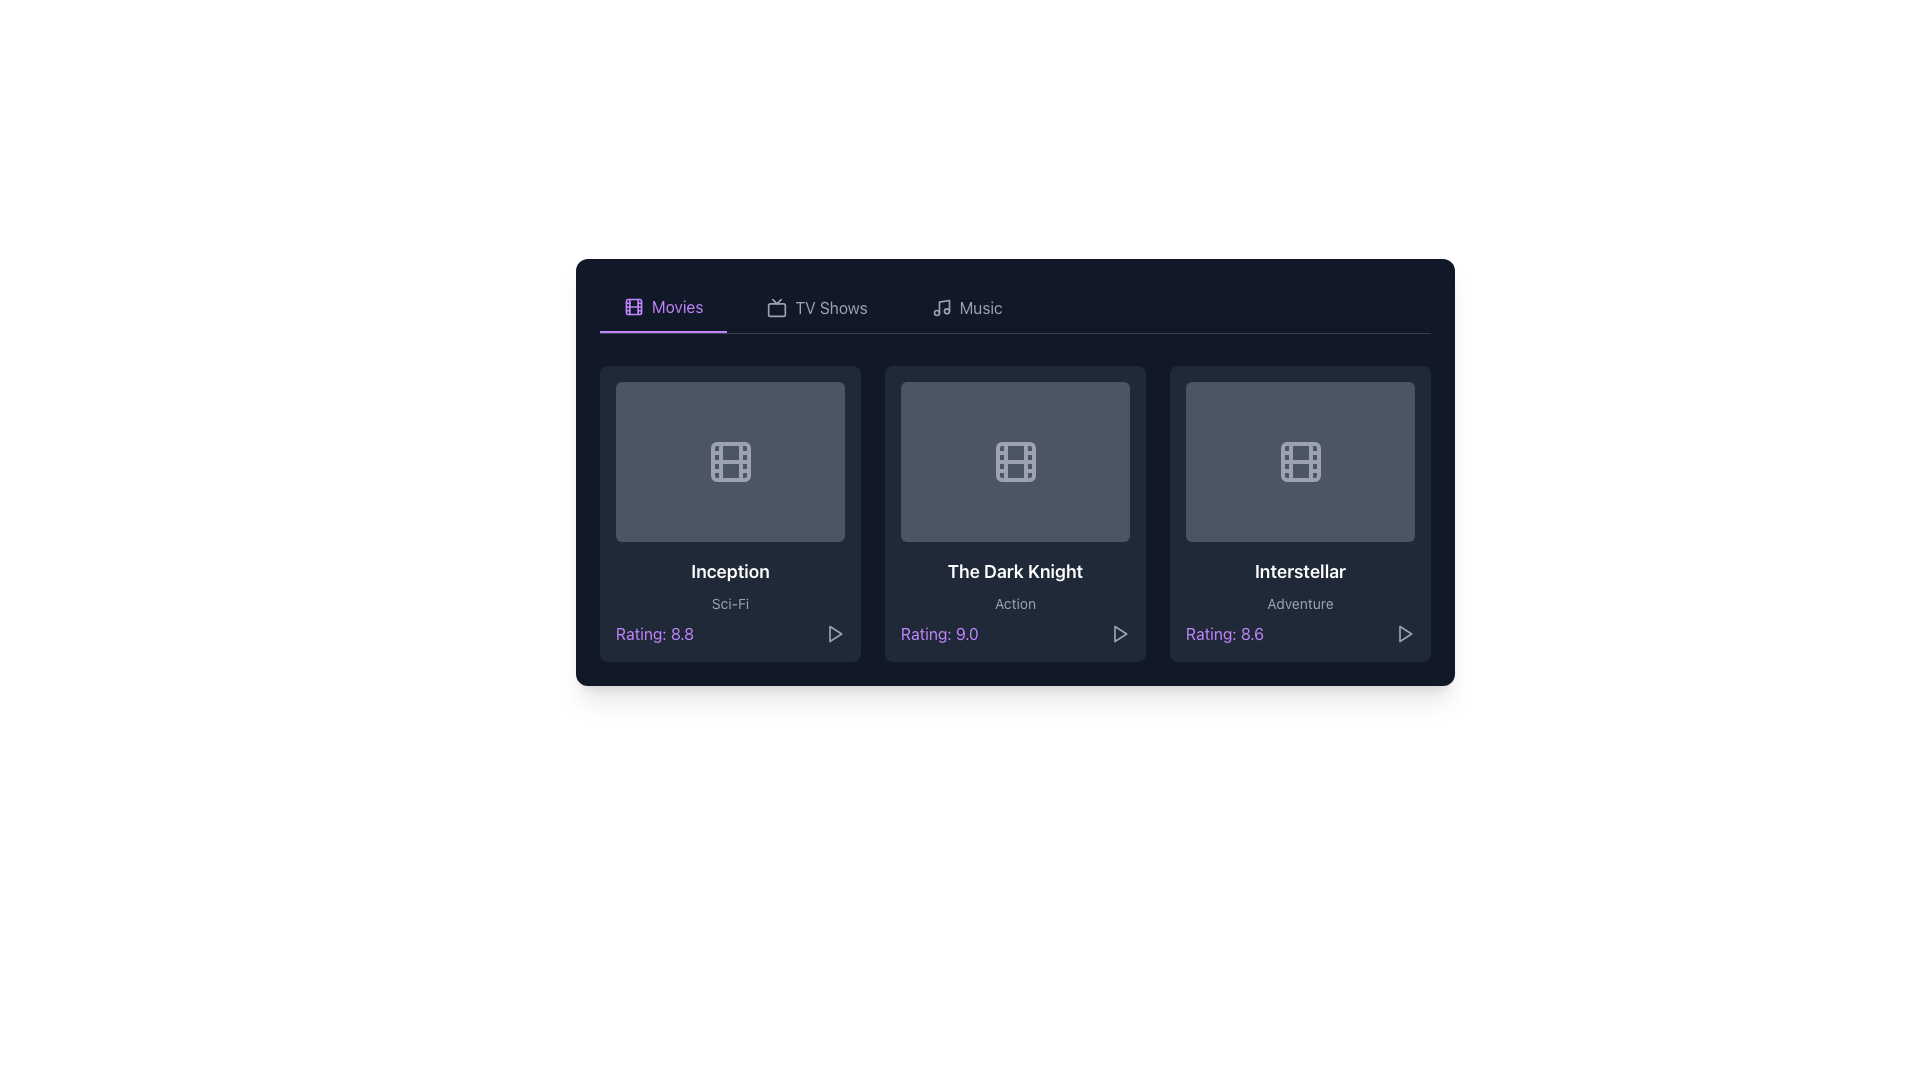 This screenshot has width=1920, height=1080. I want to click on the text label displaying the word 'Adventure', which is located under the title 'Interstellar' and above the rating information, so click(1300, 603).